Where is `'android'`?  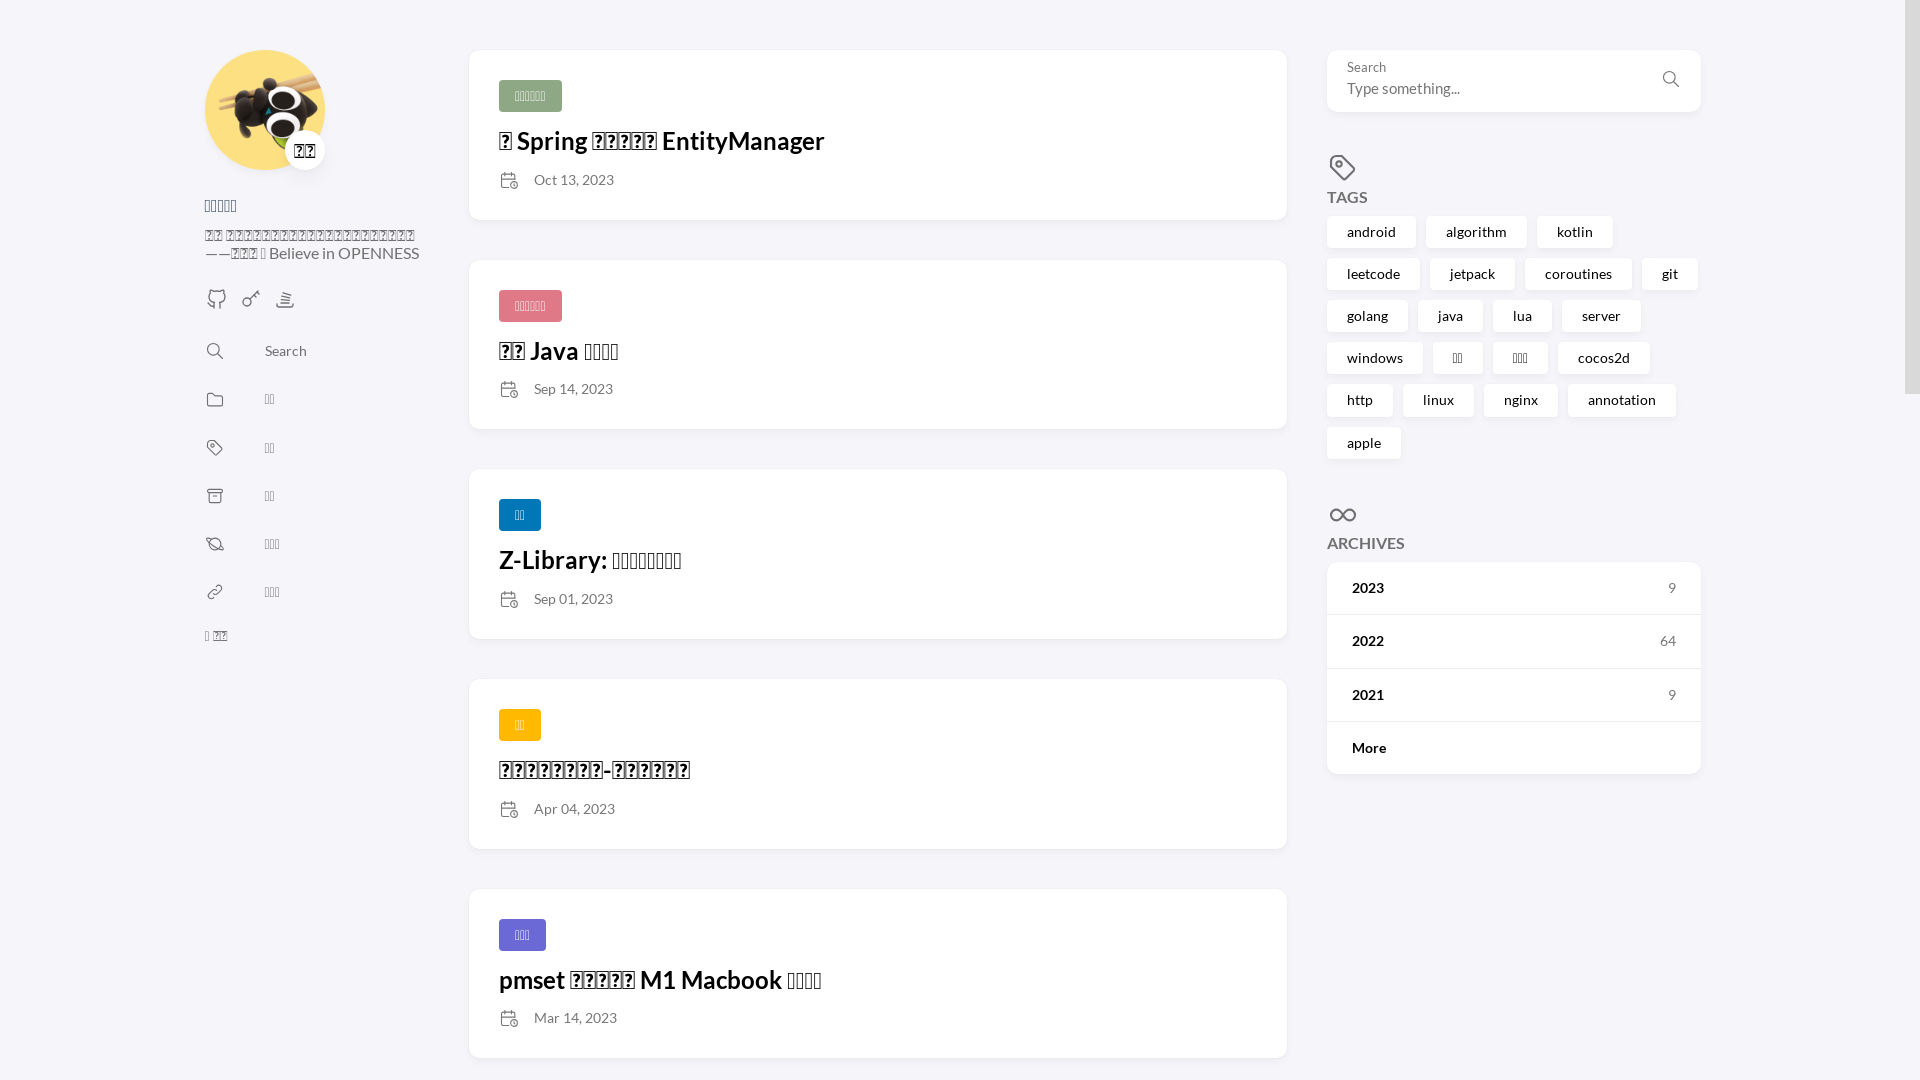 'android' is located at coordinates (1369, 230).